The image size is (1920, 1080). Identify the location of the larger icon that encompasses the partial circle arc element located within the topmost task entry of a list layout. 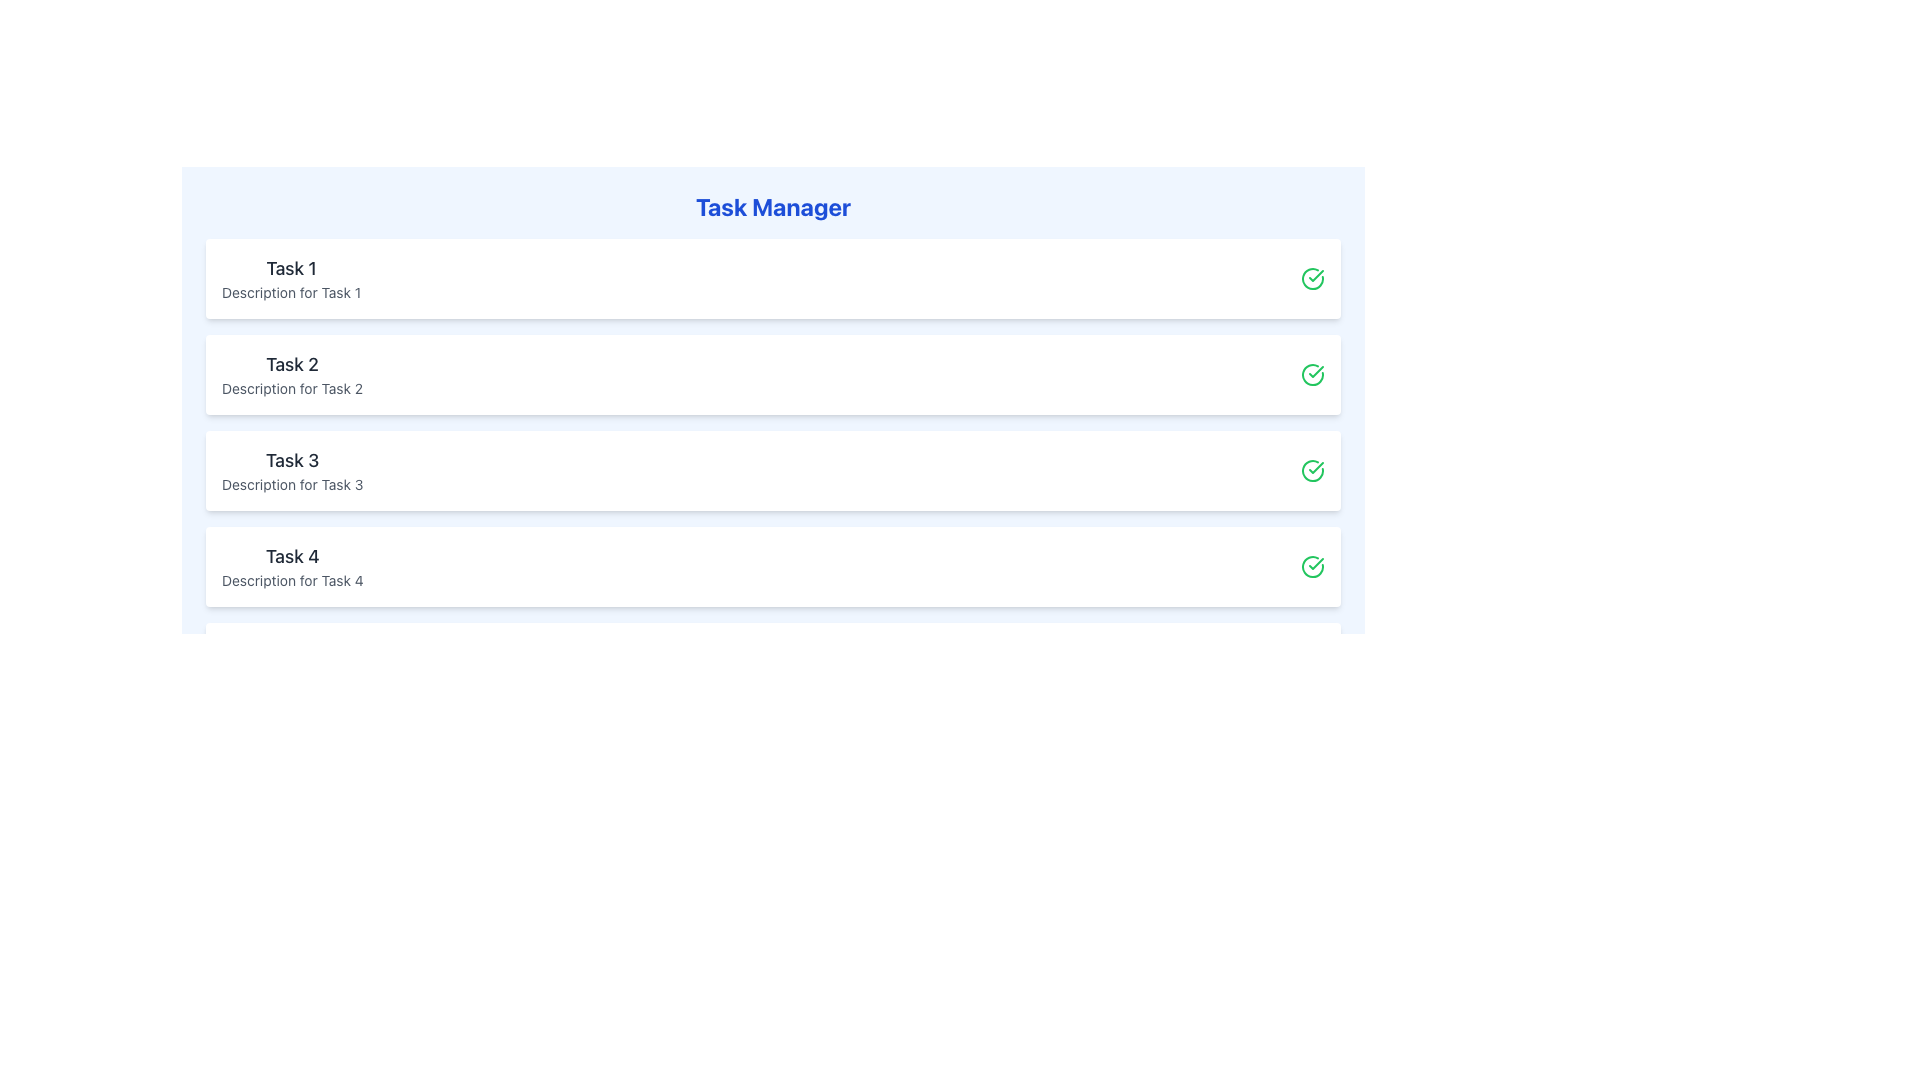
(1313, 277).